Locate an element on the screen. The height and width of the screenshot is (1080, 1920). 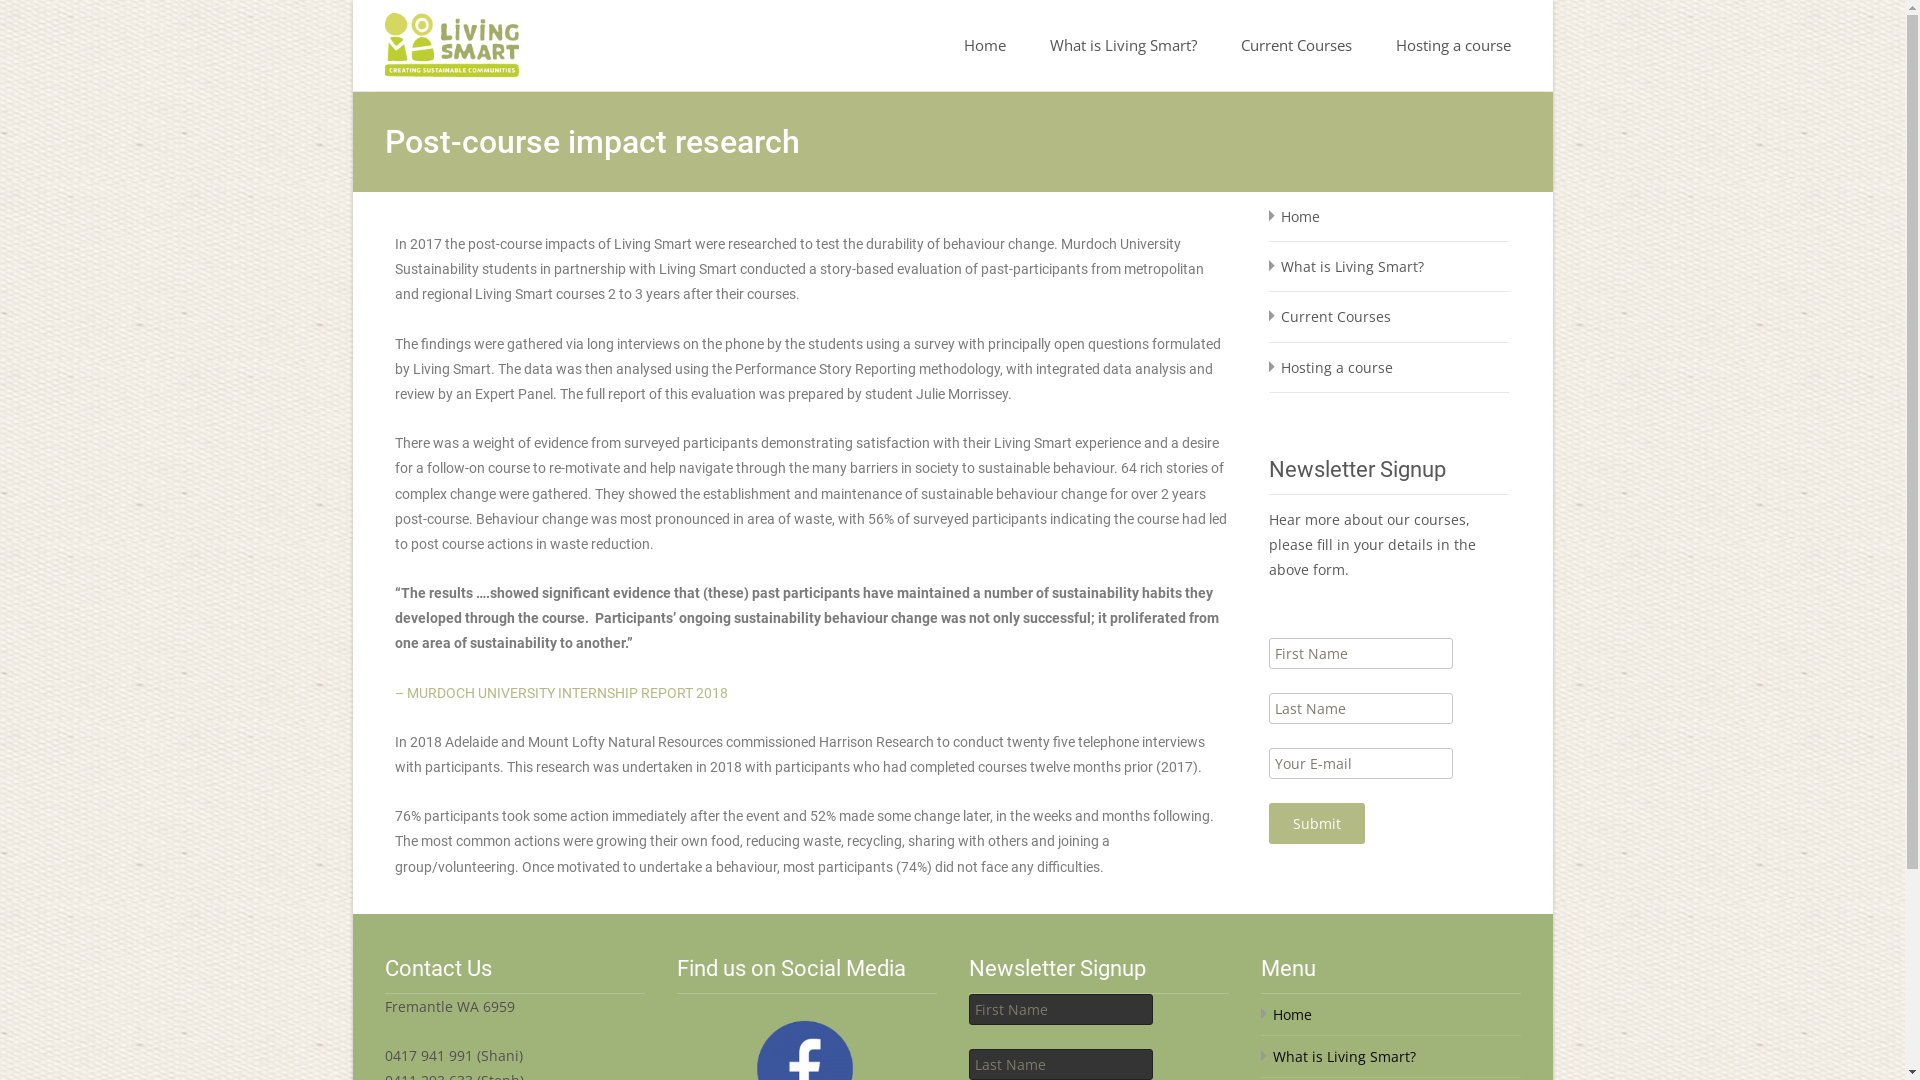
'Current Courses' is located at coordinates (1295, 45).